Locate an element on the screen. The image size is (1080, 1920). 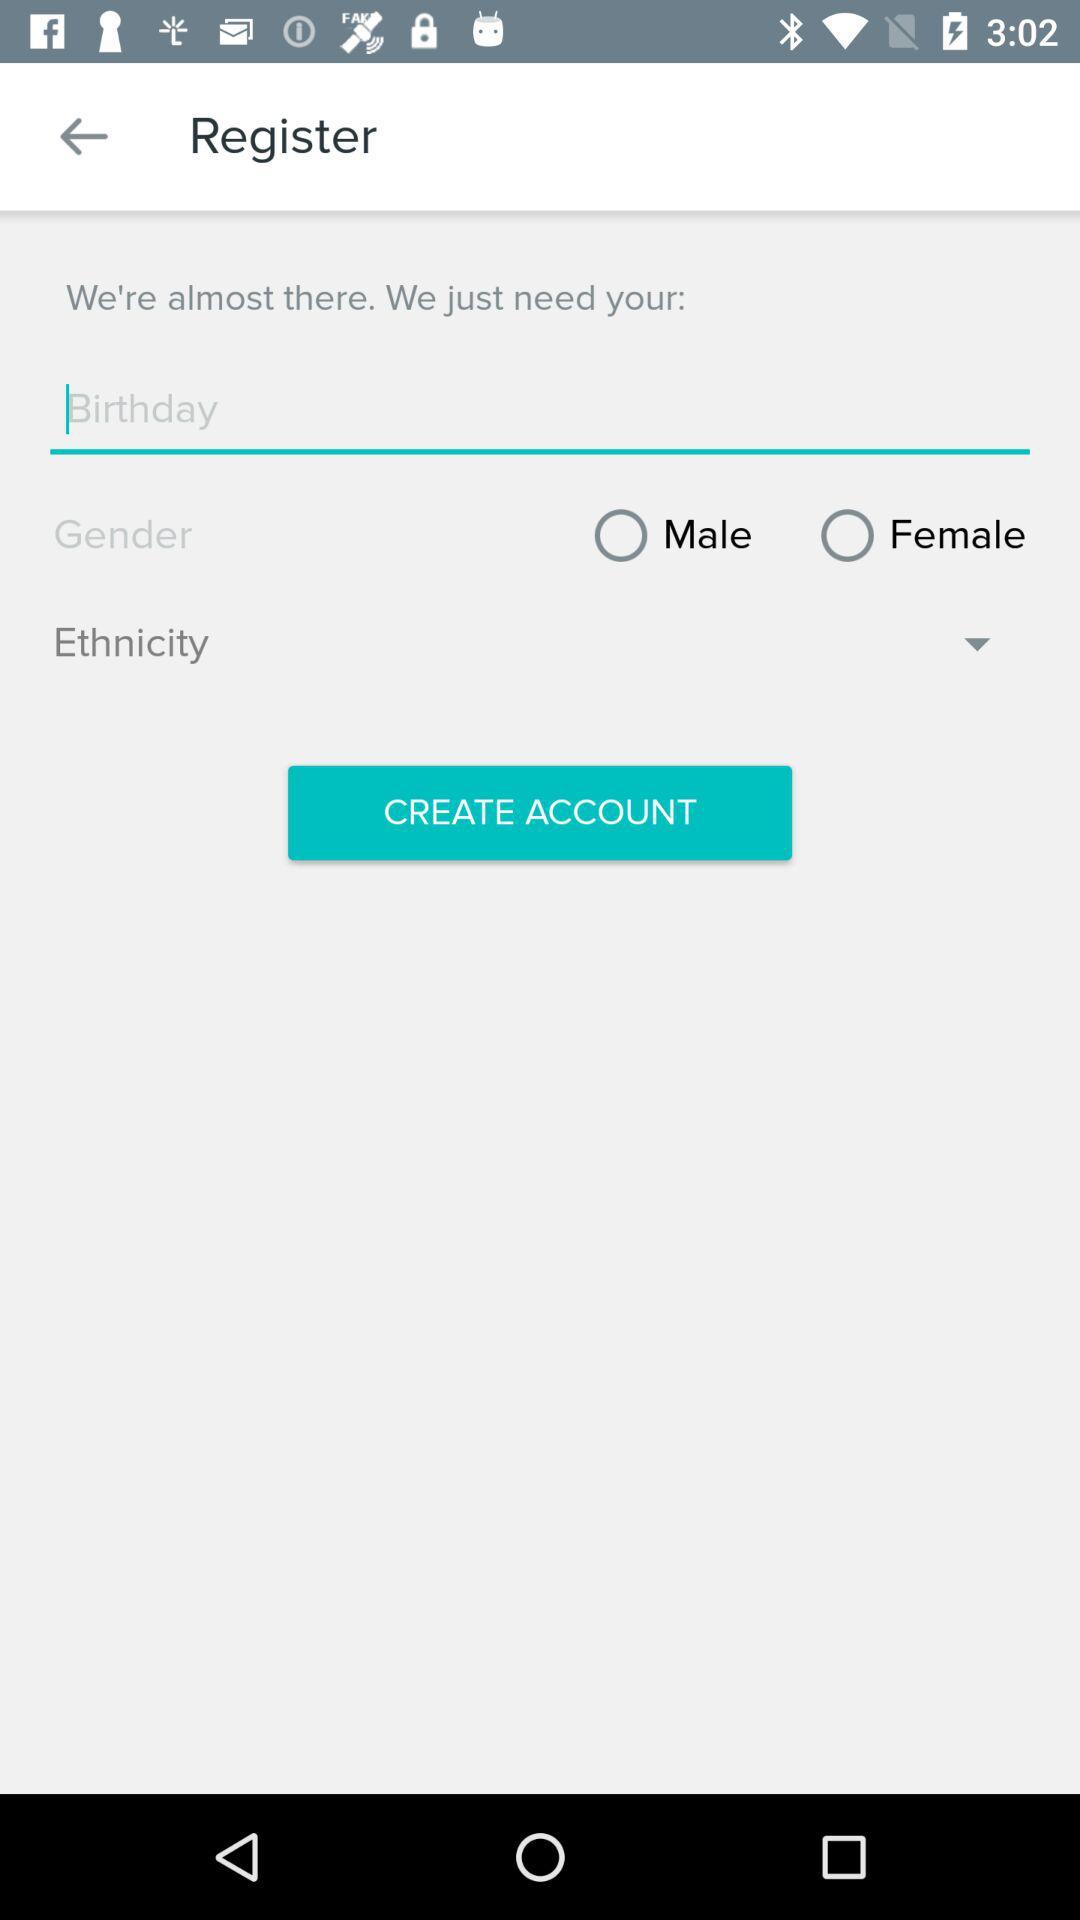
the birthday is located at coordinates (540, 408).